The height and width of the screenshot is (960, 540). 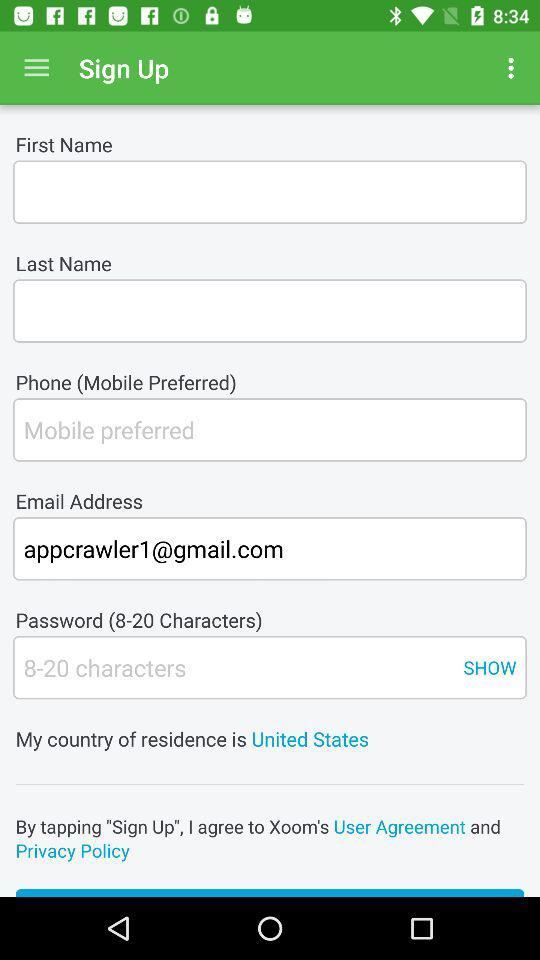 I want to click on the by tapping sign, so click(x=270, y=838).